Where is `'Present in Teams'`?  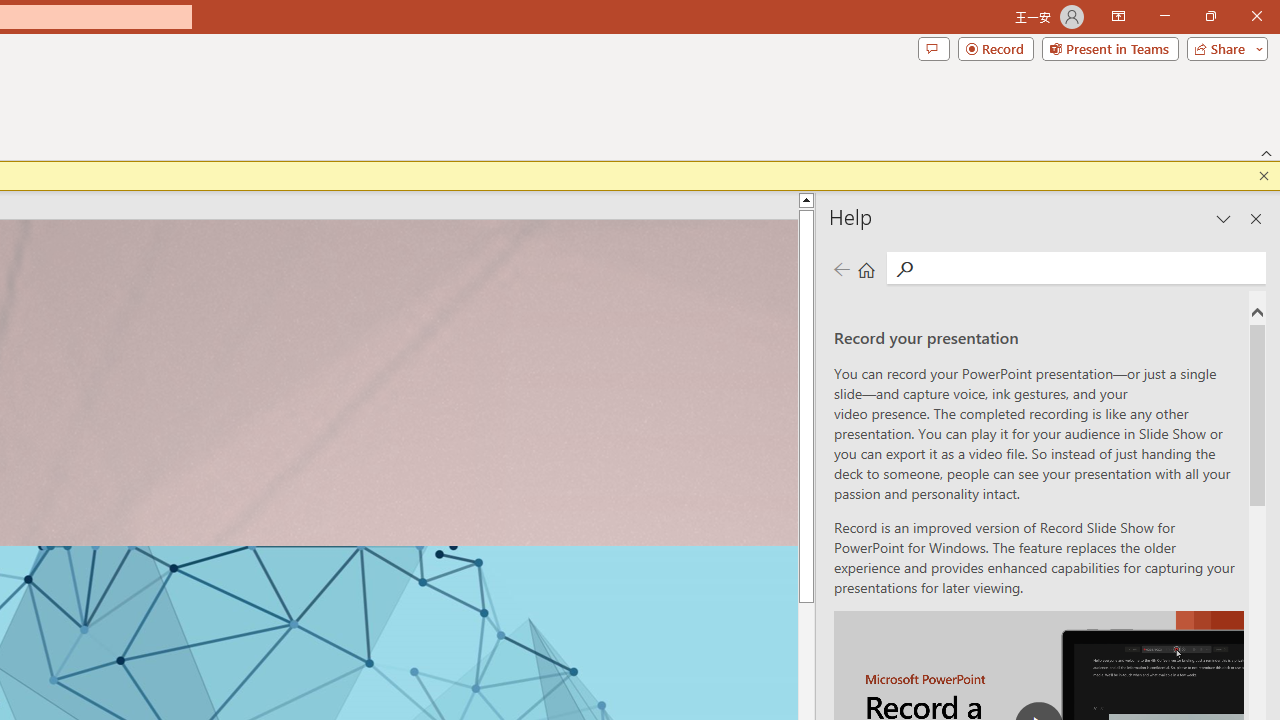
'Present in Teams' is located at coordinates (1109, 47).